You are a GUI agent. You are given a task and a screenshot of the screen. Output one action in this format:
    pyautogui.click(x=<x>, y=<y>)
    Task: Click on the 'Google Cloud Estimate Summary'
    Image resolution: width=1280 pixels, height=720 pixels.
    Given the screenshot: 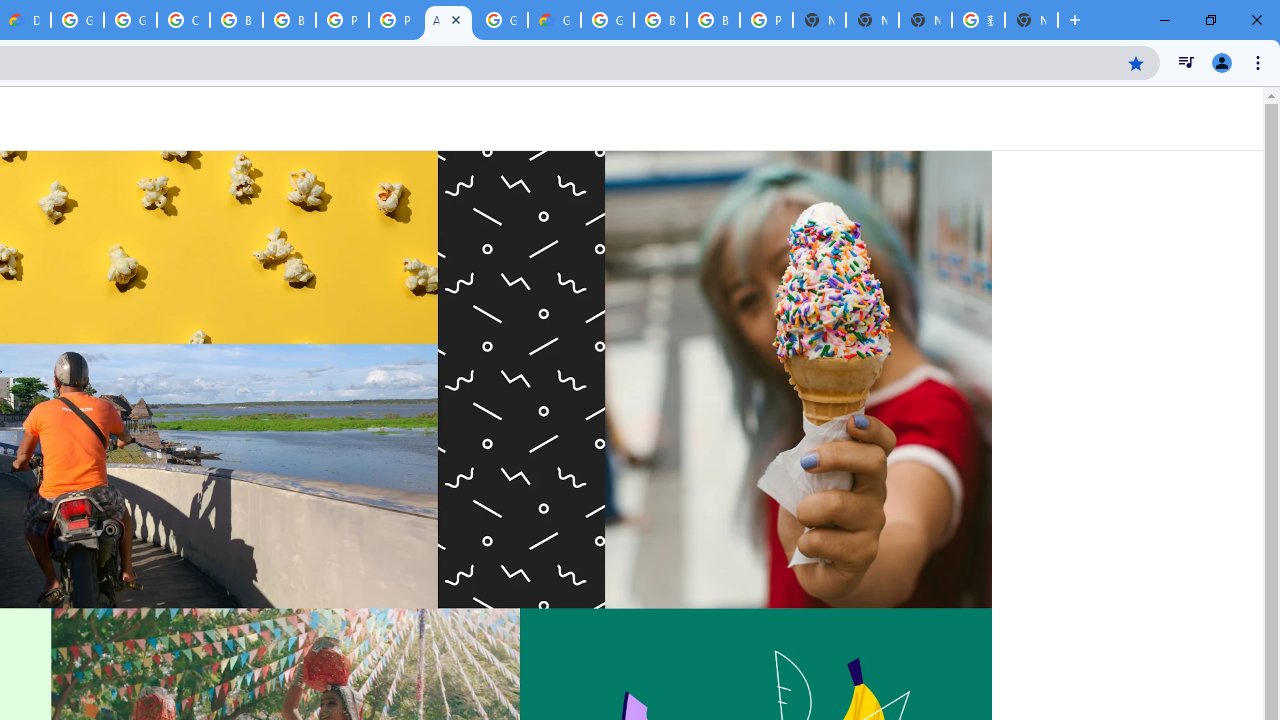 What is the action you would take?
    pyautogui.click(x=554, y=20)
    